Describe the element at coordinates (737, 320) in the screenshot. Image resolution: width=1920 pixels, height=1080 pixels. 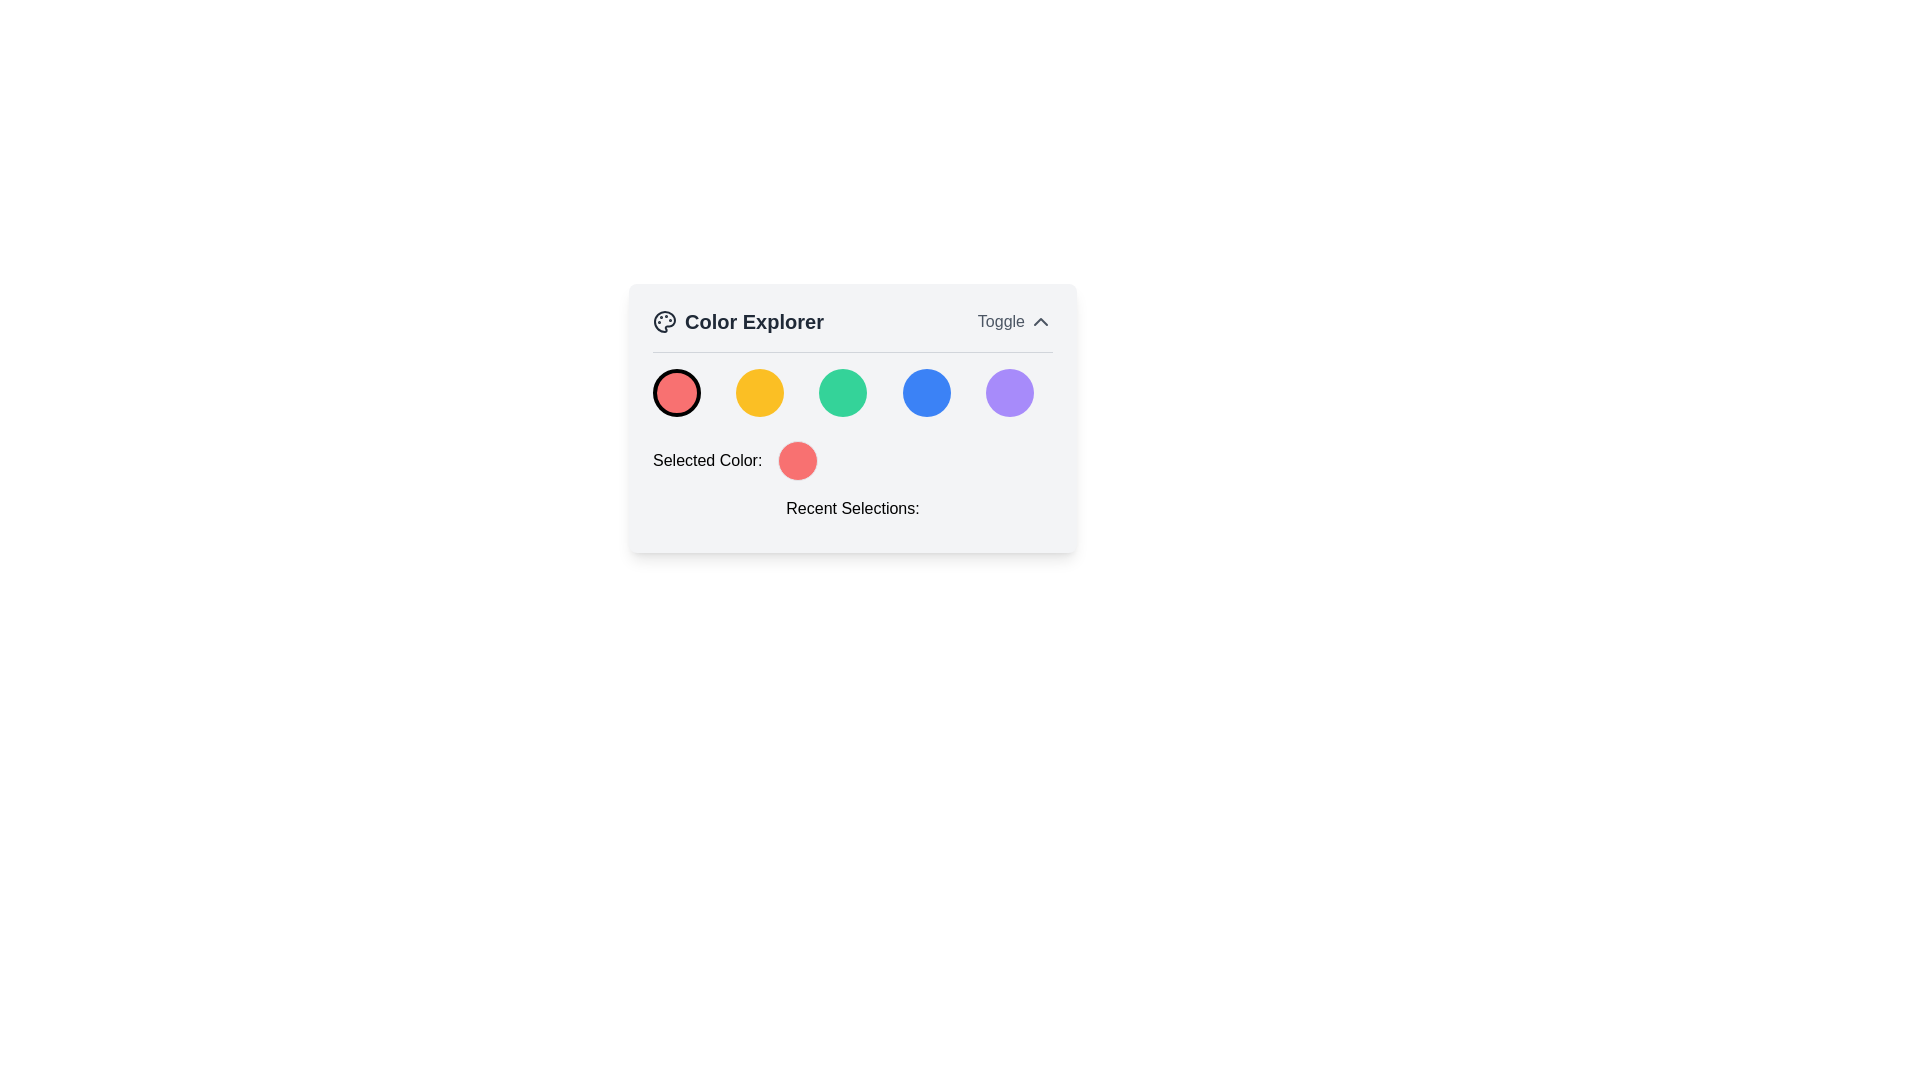
I see `the header label positioned in the upper-left section of the panel, which serves as the title for the surrounding interface` at that location.